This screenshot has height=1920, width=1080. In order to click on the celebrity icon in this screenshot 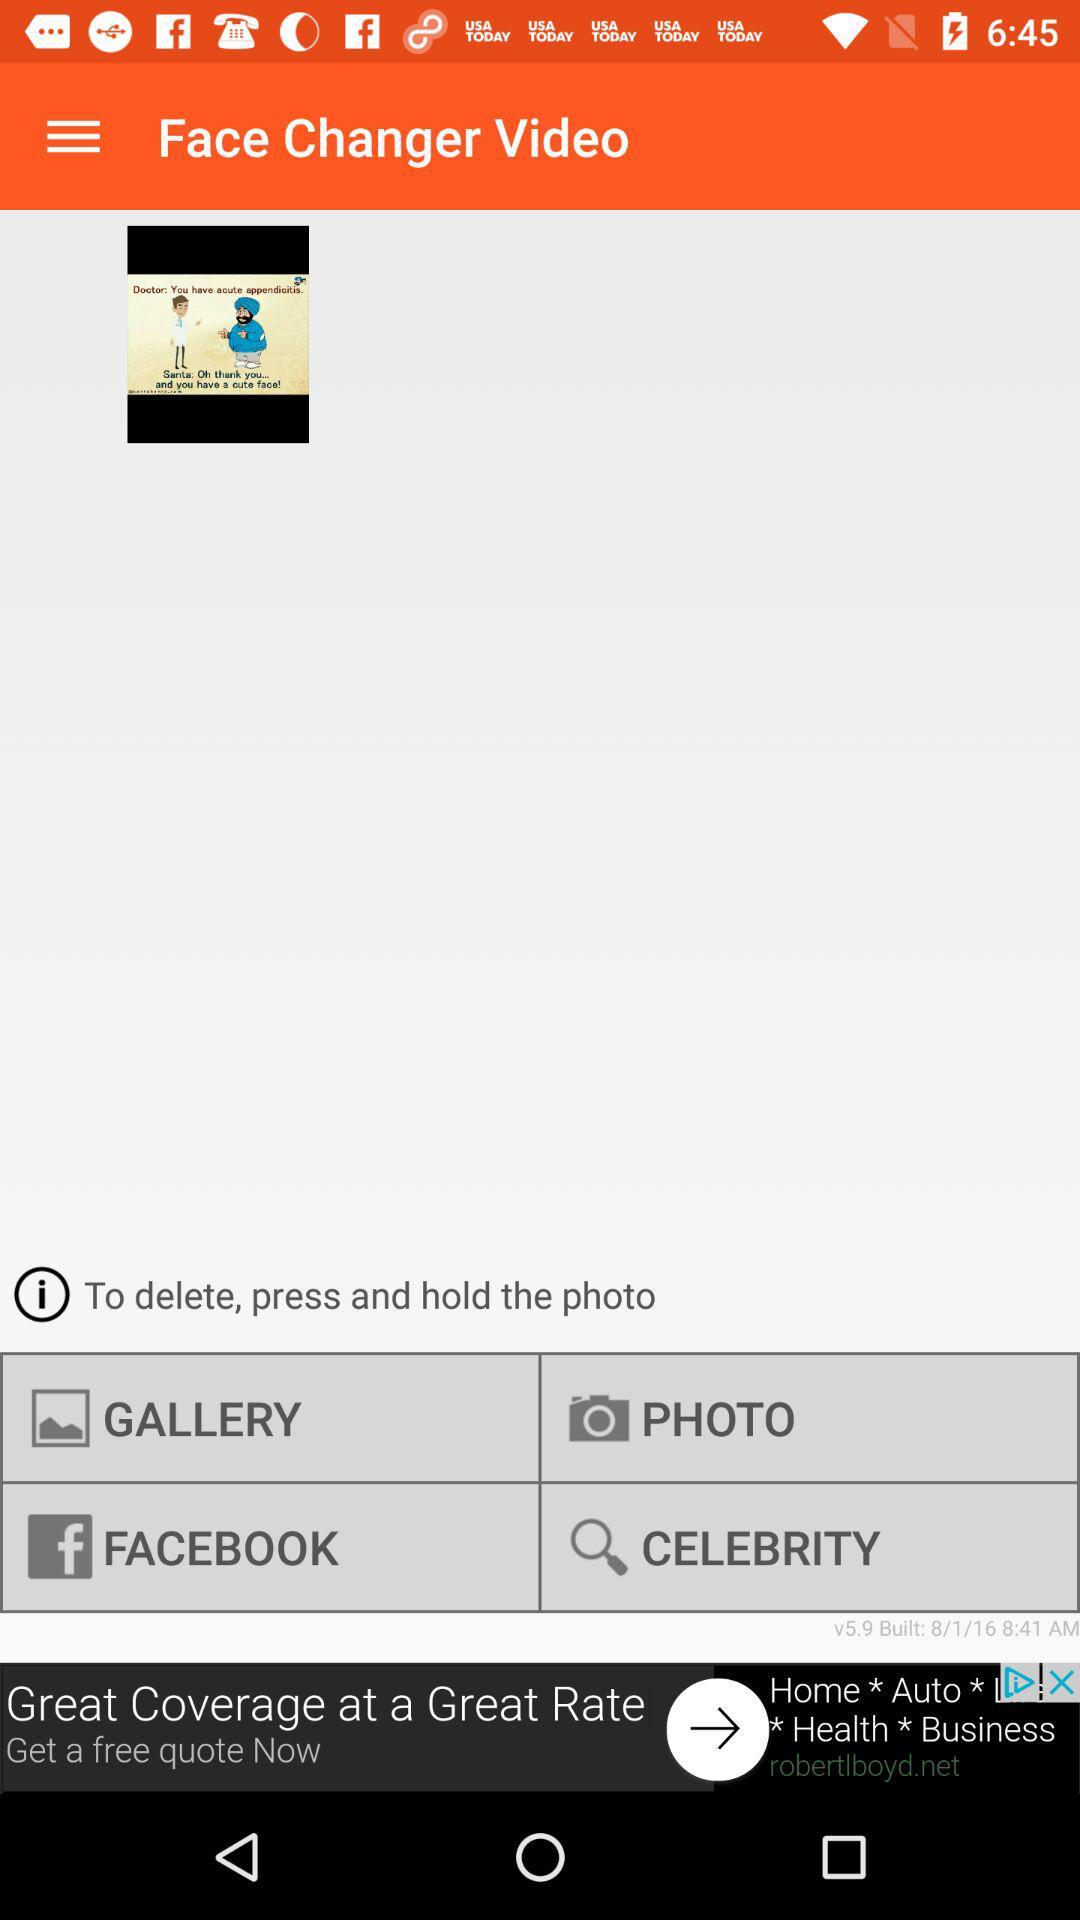, I will do `click(808, 1546)`.